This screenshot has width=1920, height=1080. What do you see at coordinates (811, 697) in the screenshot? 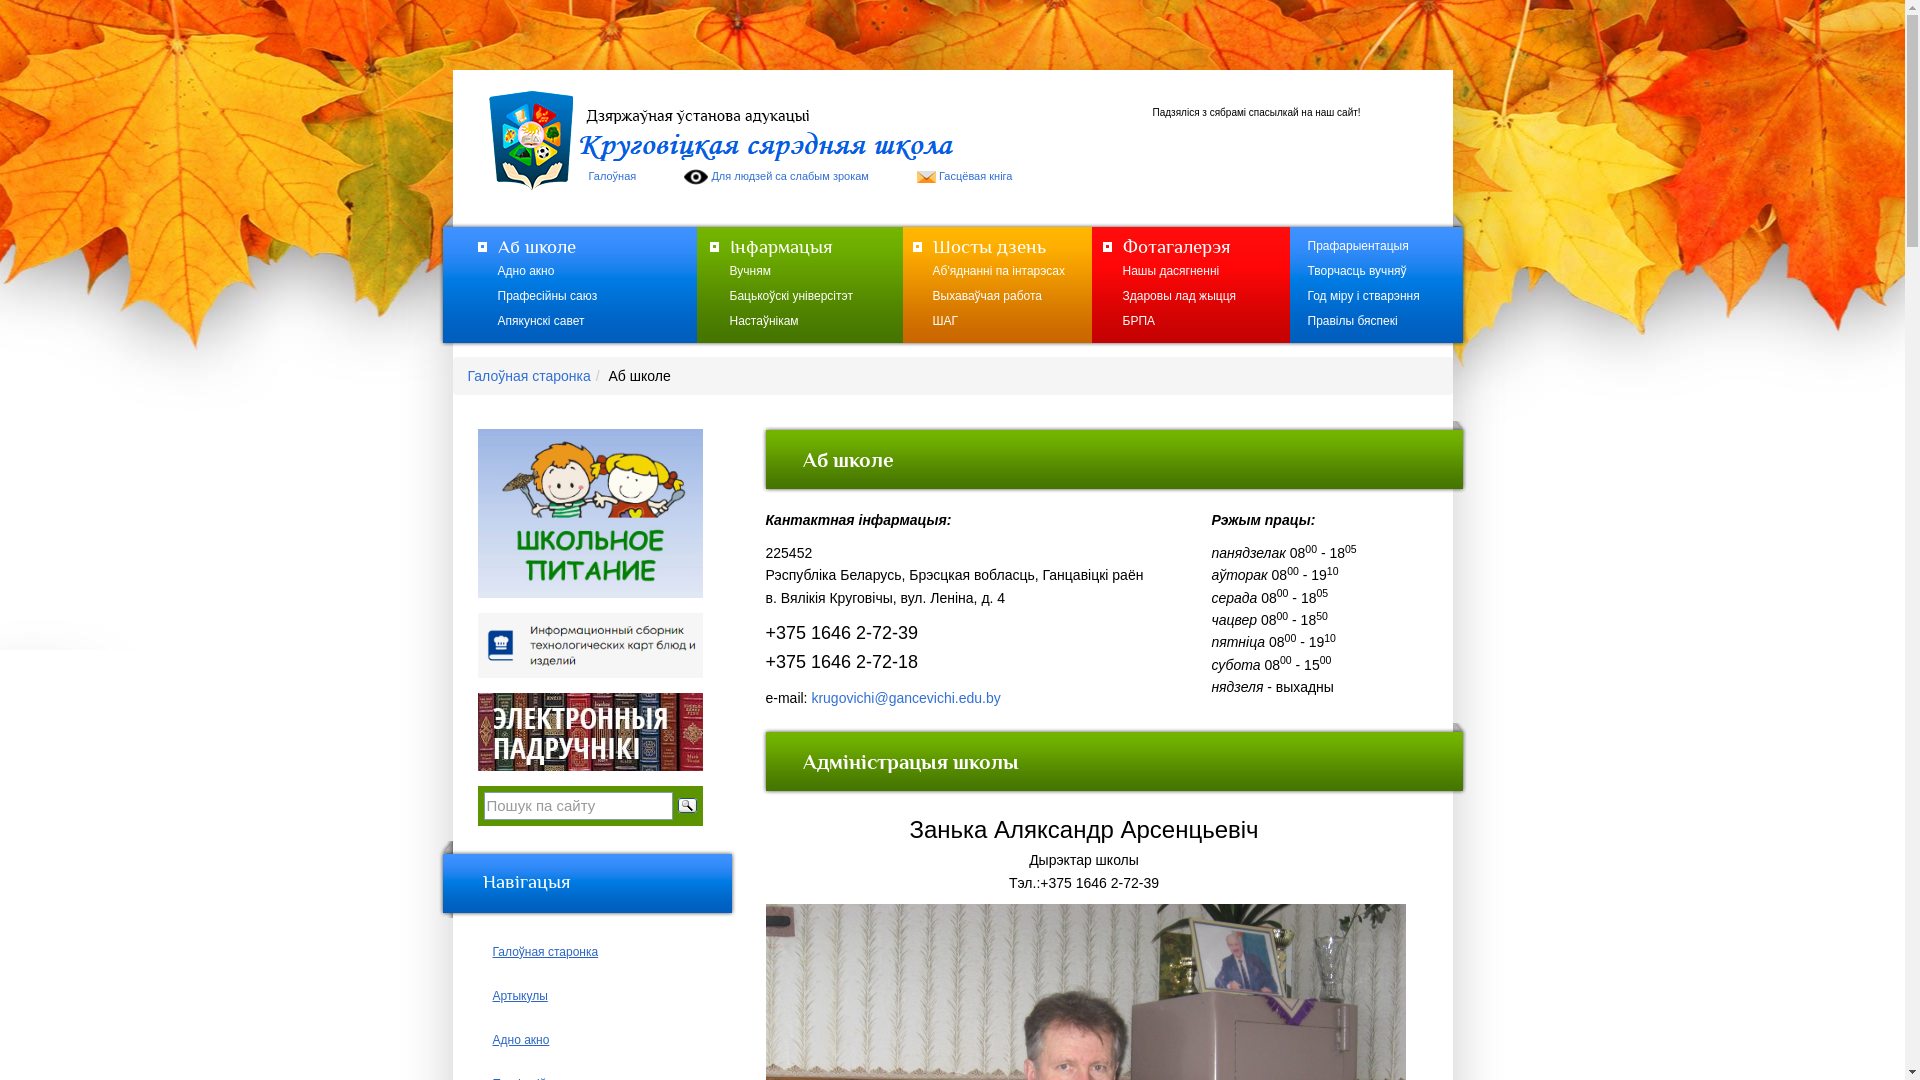
I see `'krugovichi@gancevichi.edu.by'` at bounding box center [811, 697].